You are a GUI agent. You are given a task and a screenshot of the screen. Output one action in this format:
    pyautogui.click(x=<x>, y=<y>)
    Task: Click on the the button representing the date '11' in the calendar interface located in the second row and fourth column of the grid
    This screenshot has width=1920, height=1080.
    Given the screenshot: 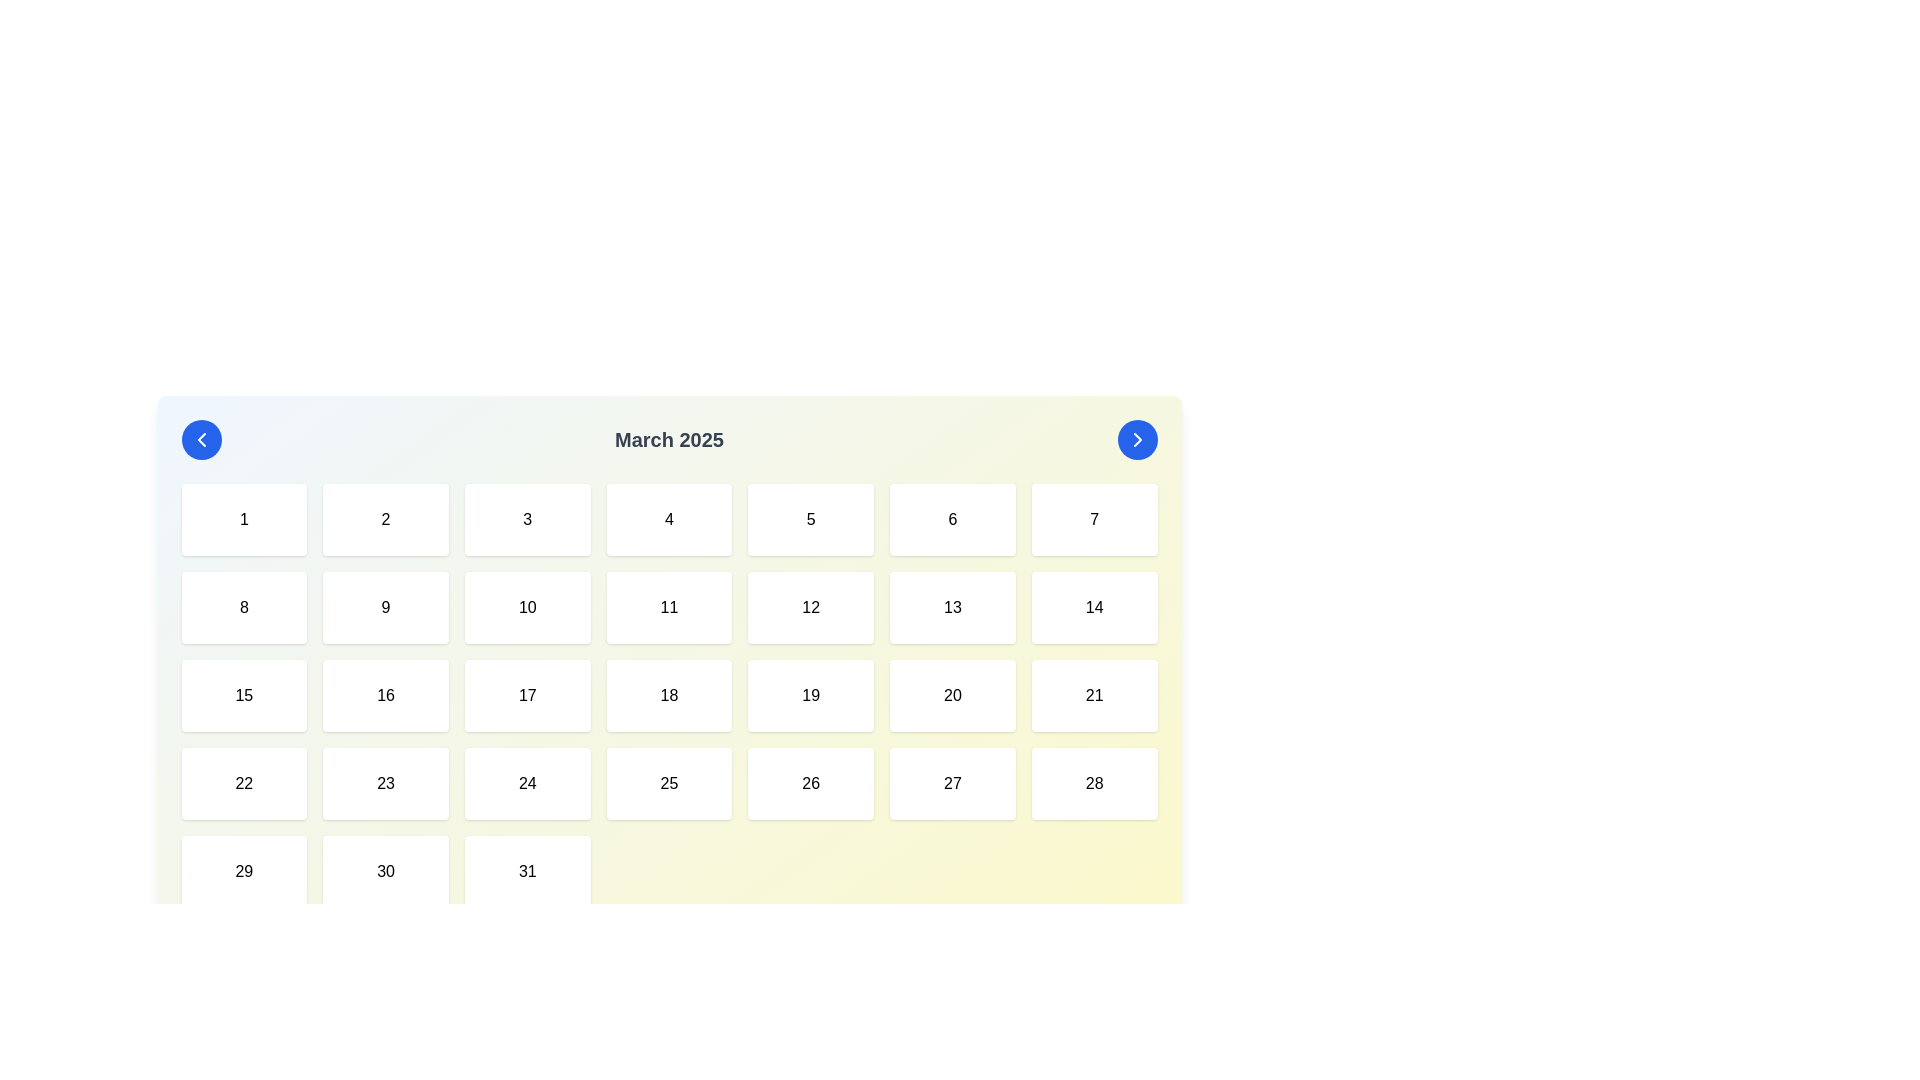 What is the action you would take?
    pyautogui.click(x=669, y=607)
    